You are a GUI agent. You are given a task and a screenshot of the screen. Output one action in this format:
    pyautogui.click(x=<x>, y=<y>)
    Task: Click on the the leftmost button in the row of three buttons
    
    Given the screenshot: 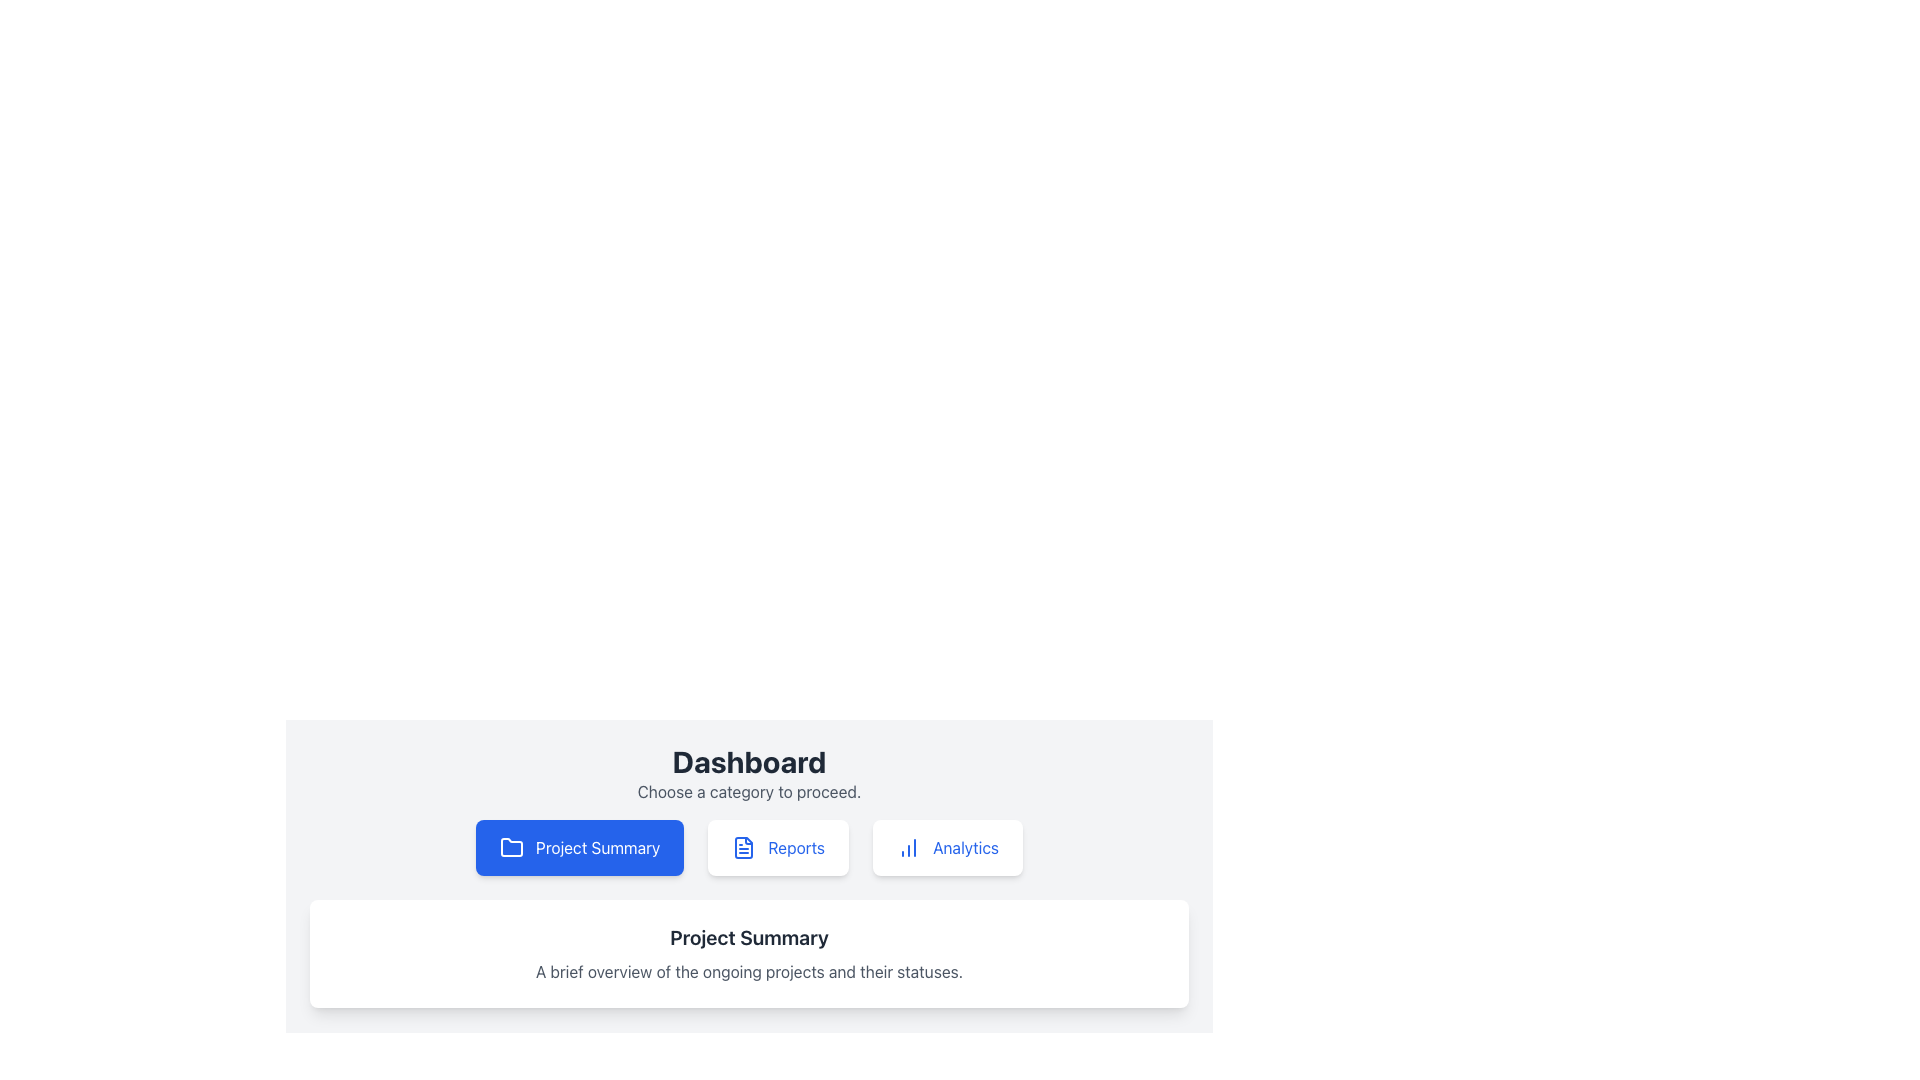 What is the action you would take?
    pyautogui.click(x=579, y=848)
    